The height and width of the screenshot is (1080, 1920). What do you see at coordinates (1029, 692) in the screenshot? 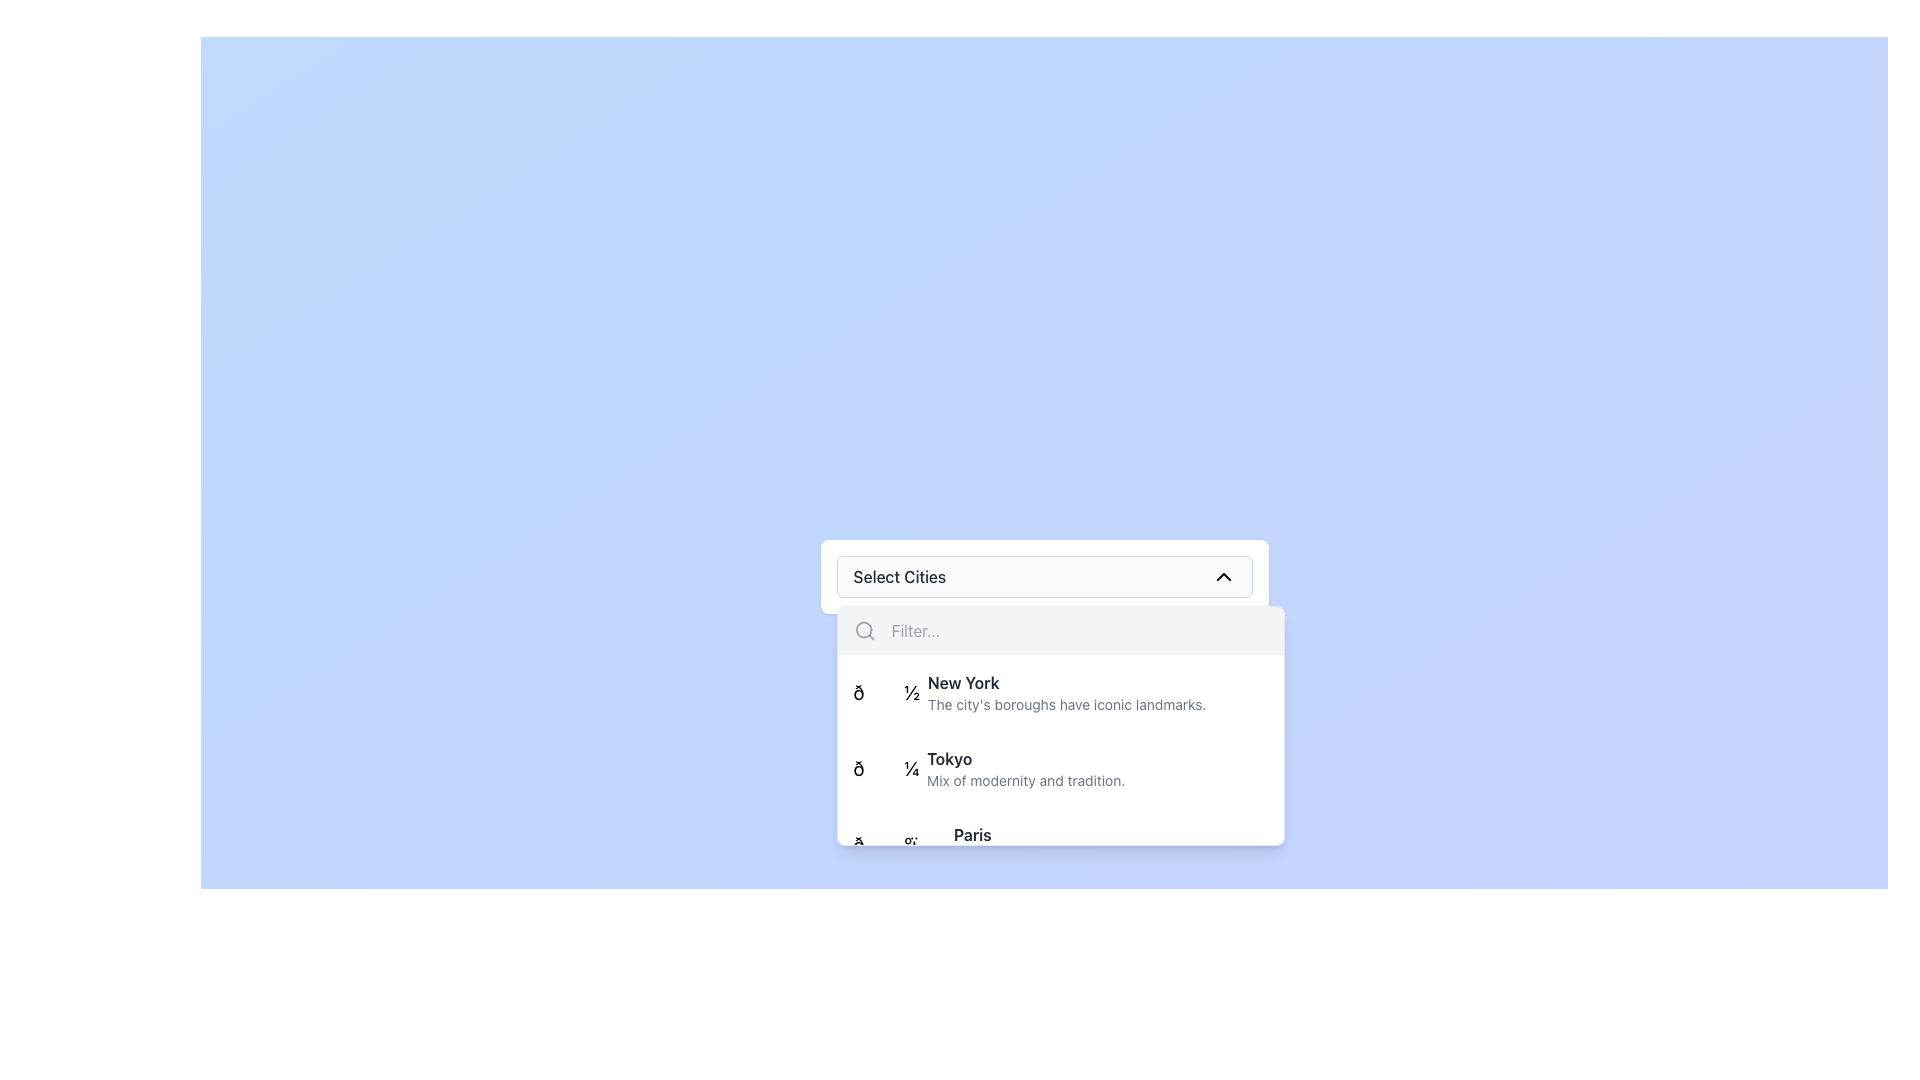
I see `the first list item in the dropdown under 'Select Cities'` at bounding box center [1029, 692].